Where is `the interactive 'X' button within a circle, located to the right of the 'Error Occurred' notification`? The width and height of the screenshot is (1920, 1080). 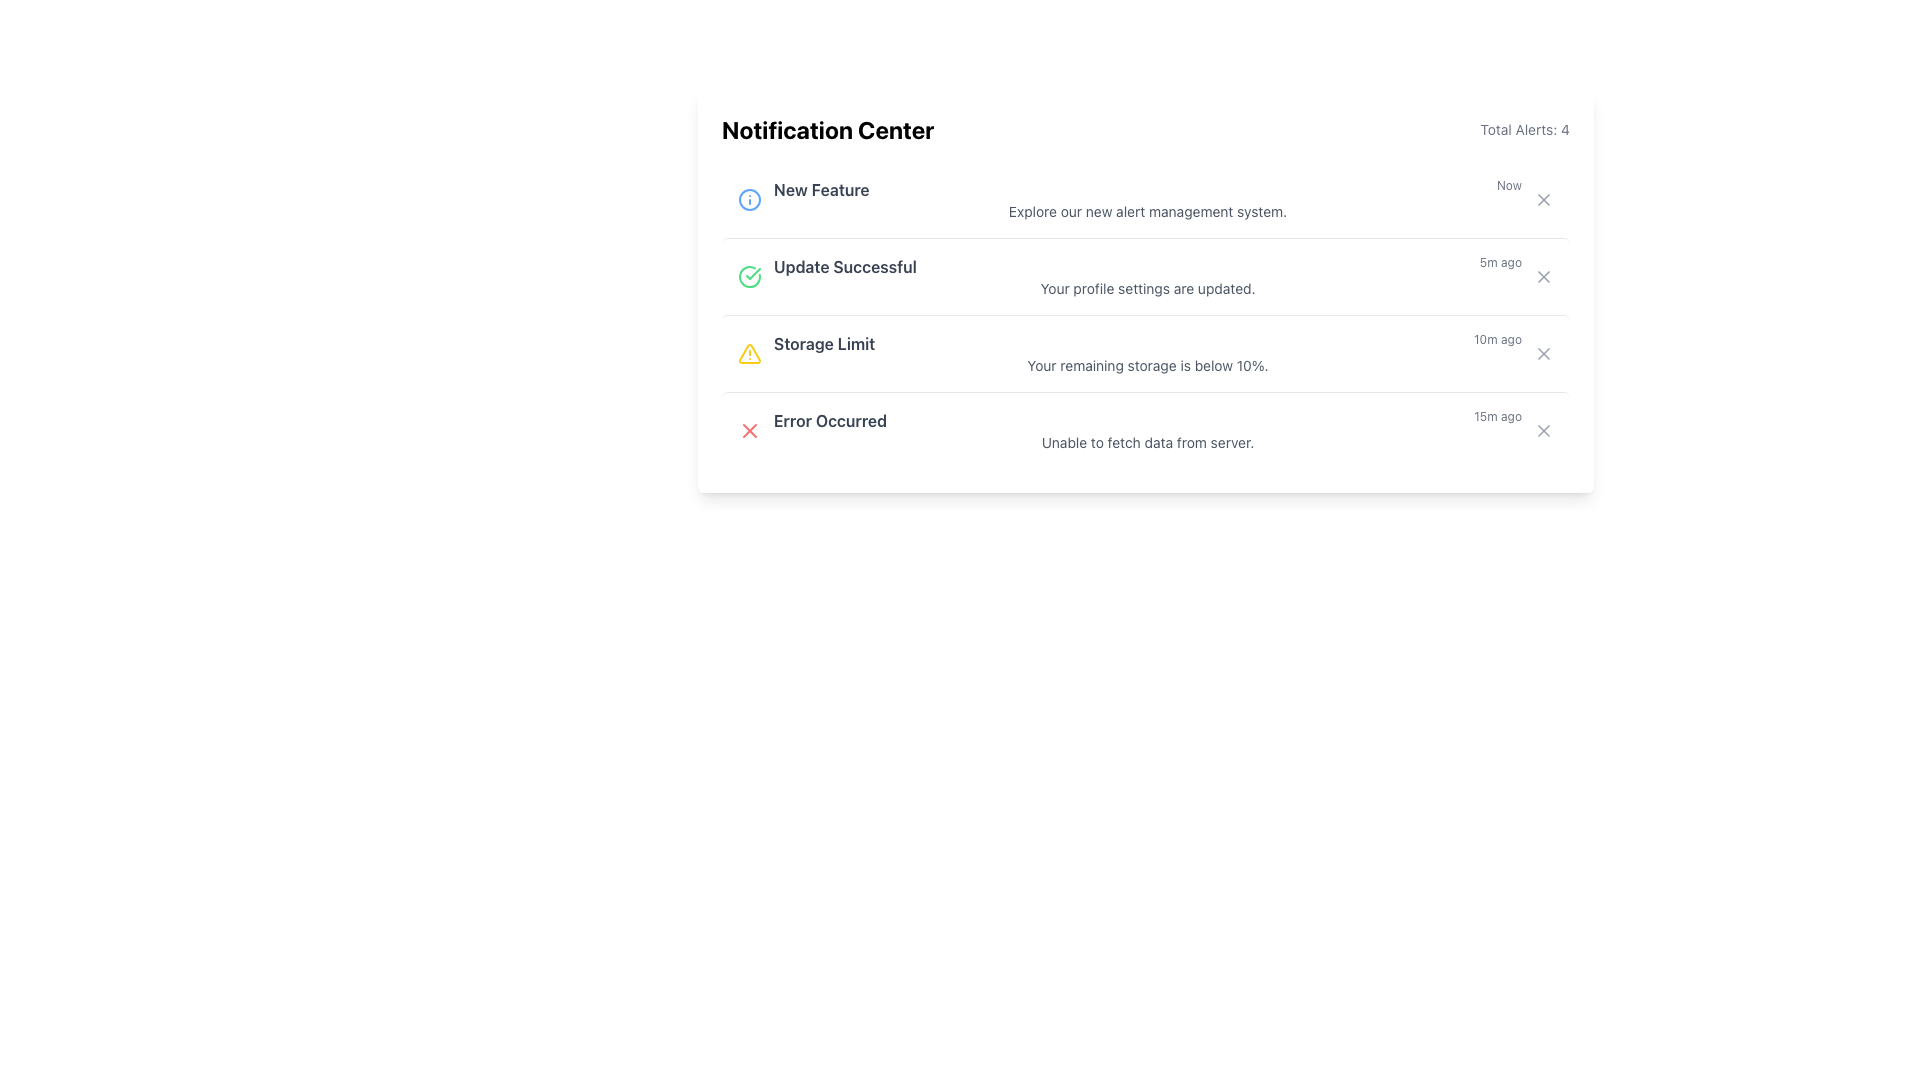
the interactive 'X' button within a circle, located to the right of the 'Error Occurred' notification is located at coordinates (1543, 430).